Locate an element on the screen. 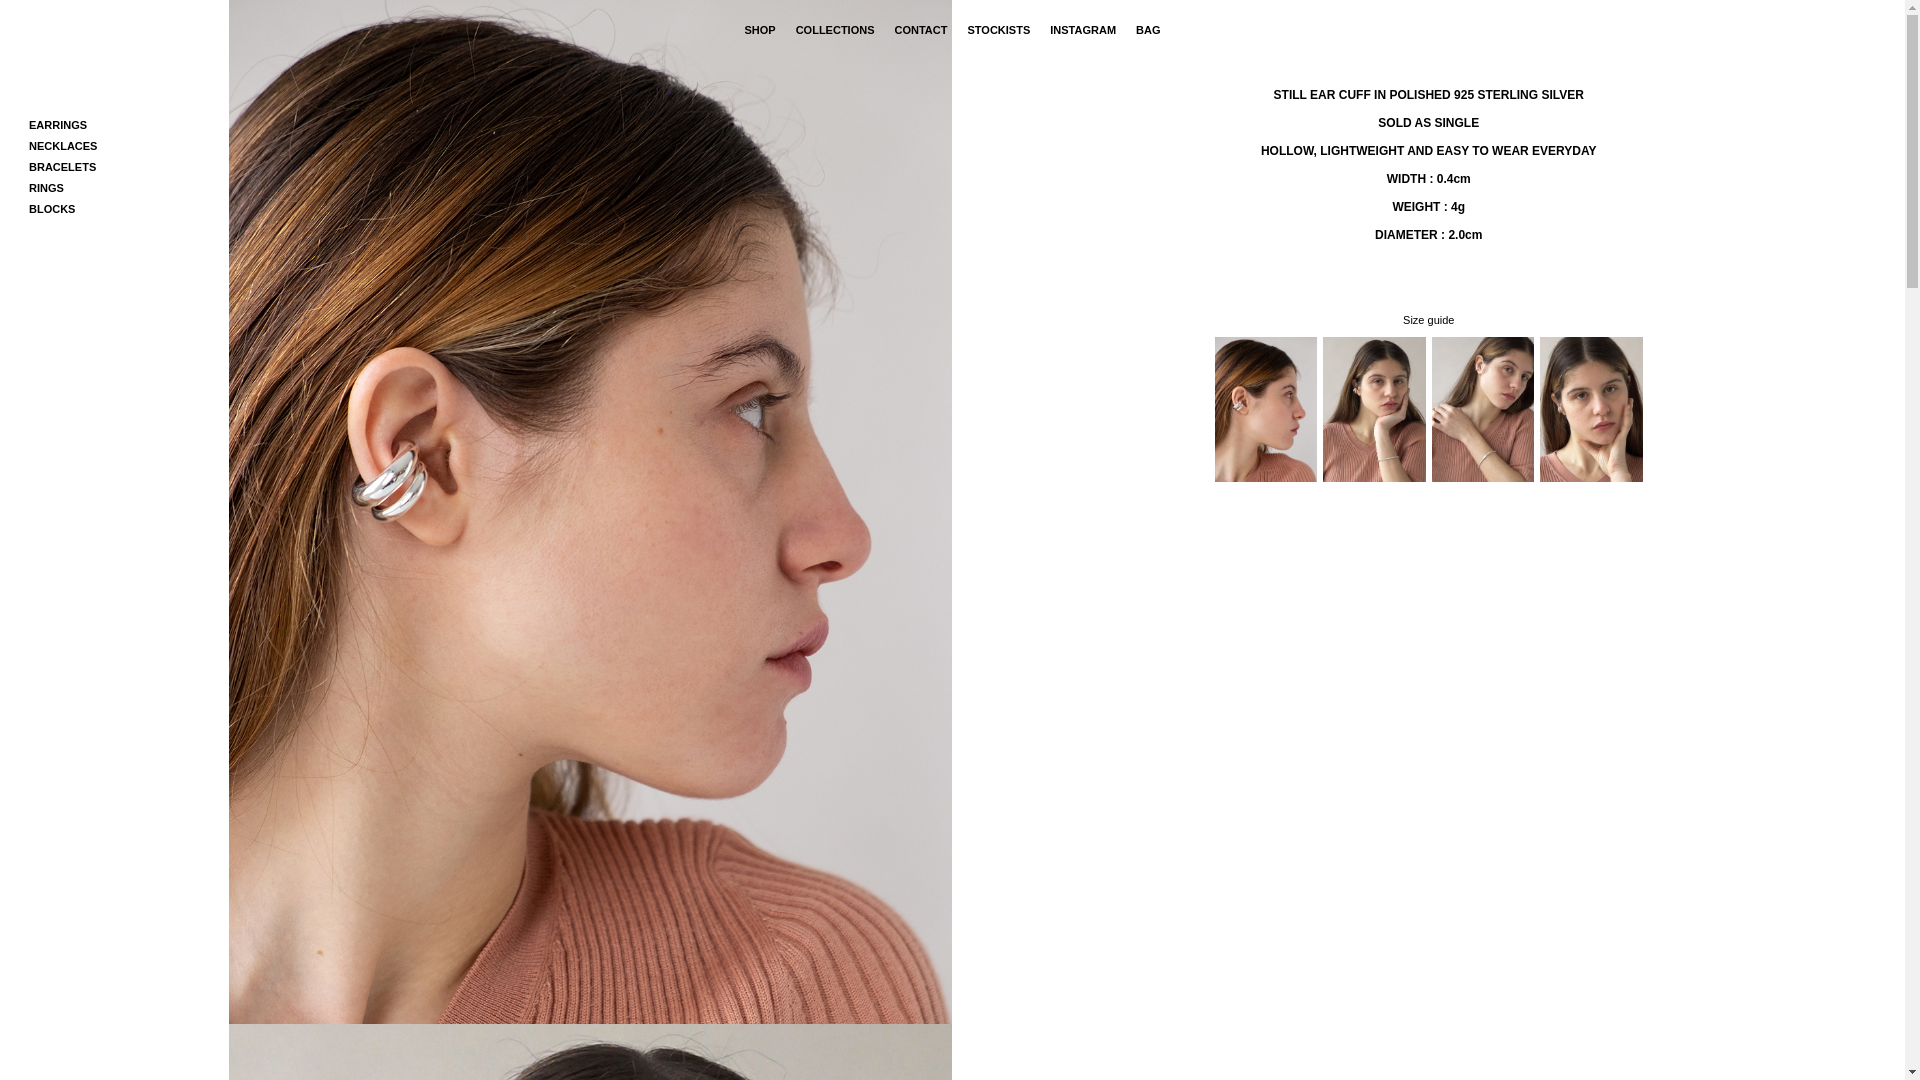 The width and height of the screenshot is (1920, 1080). 'STOCKISTS' is located at coordinates (966, 30).